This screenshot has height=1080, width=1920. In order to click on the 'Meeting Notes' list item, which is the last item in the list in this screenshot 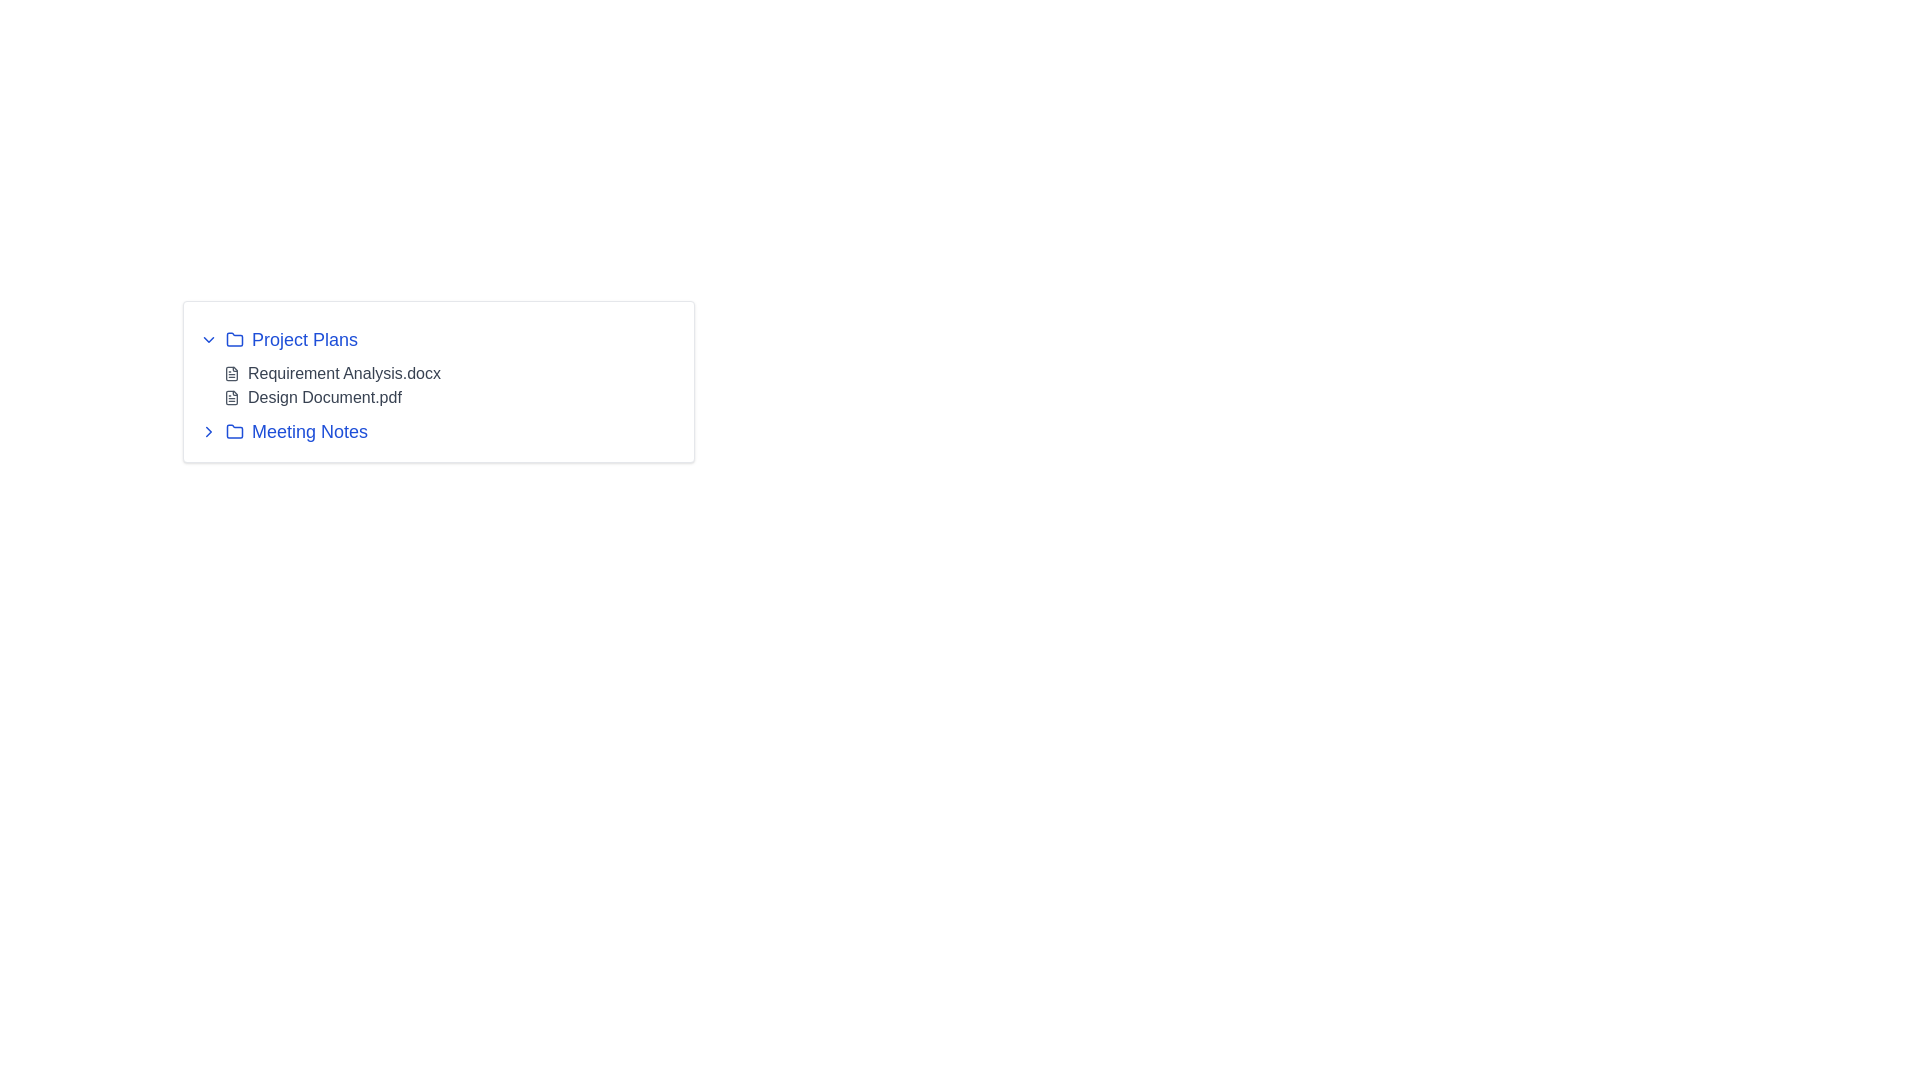, I will do `click(437, 431)`.